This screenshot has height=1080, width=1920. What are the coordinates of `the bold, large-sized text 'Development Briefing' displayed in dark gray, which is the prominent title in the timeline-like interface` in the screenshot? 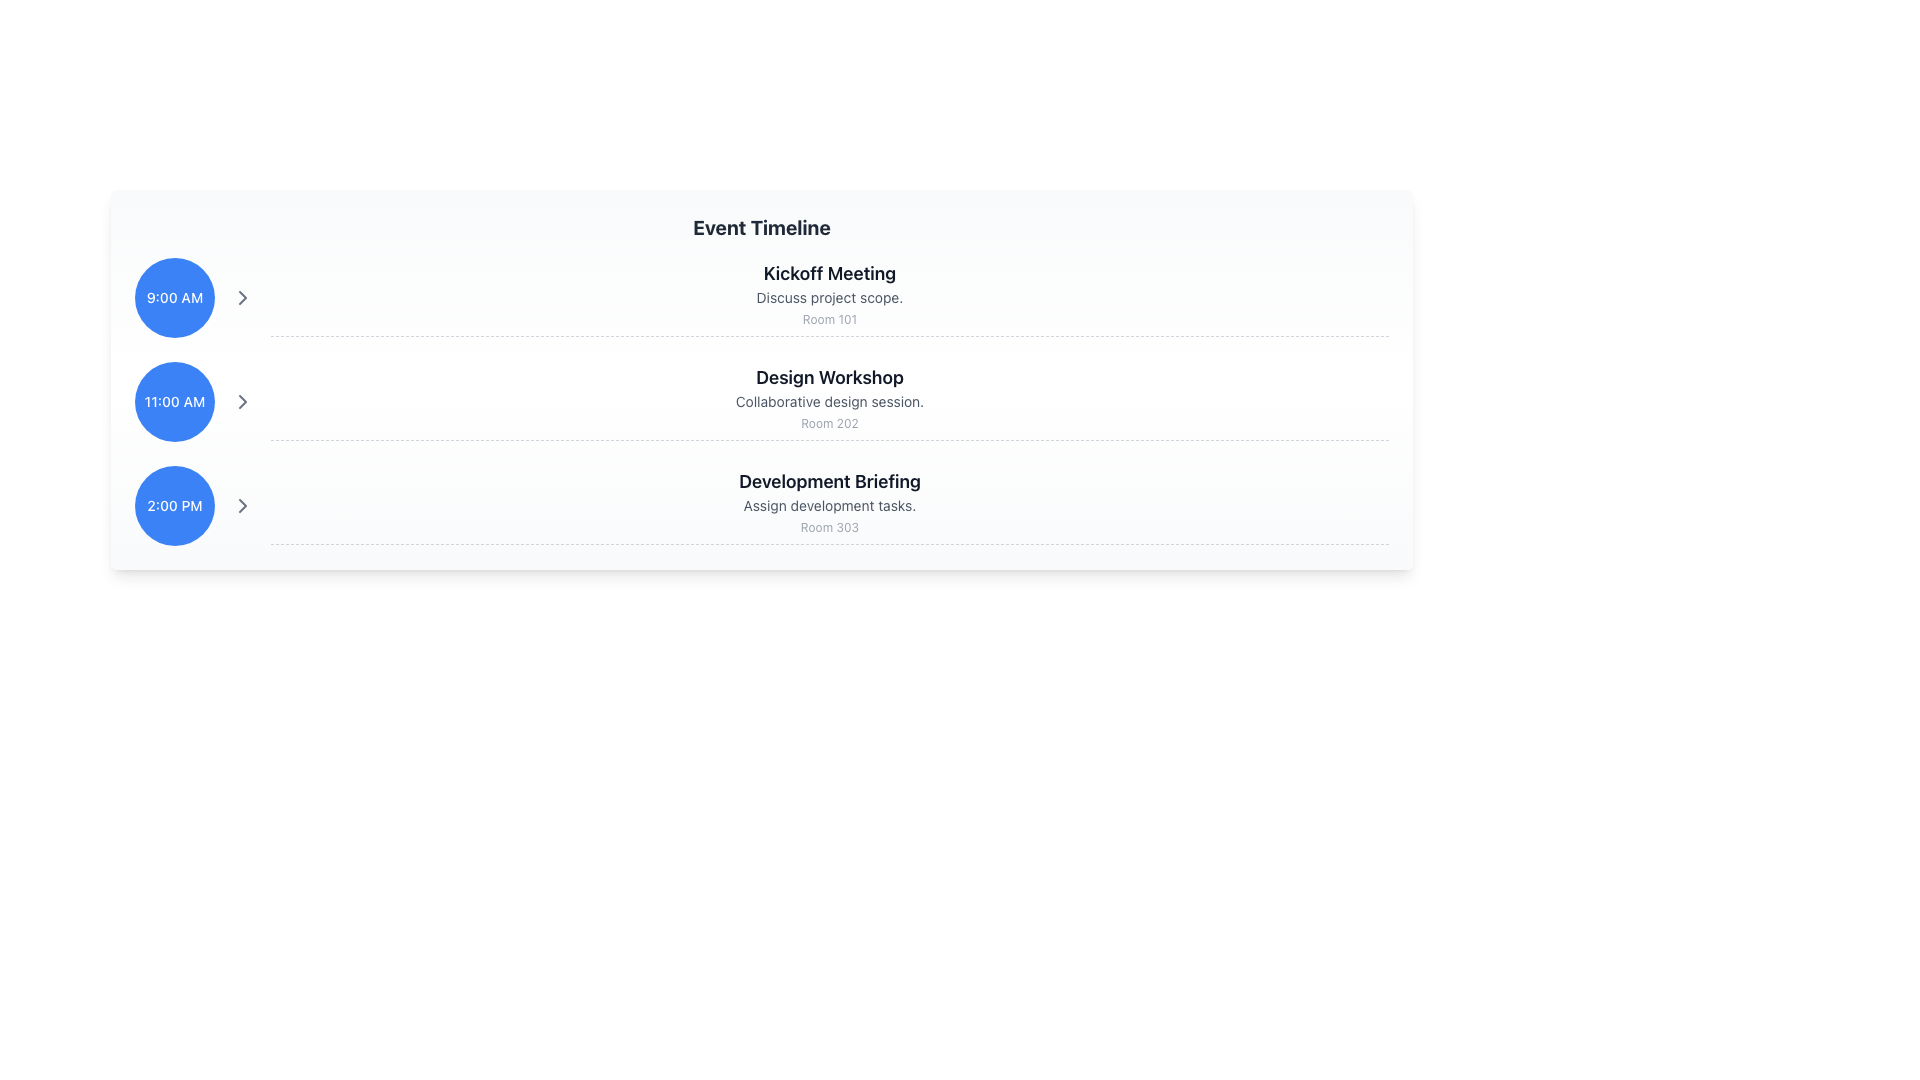 It's located at (830, 481).